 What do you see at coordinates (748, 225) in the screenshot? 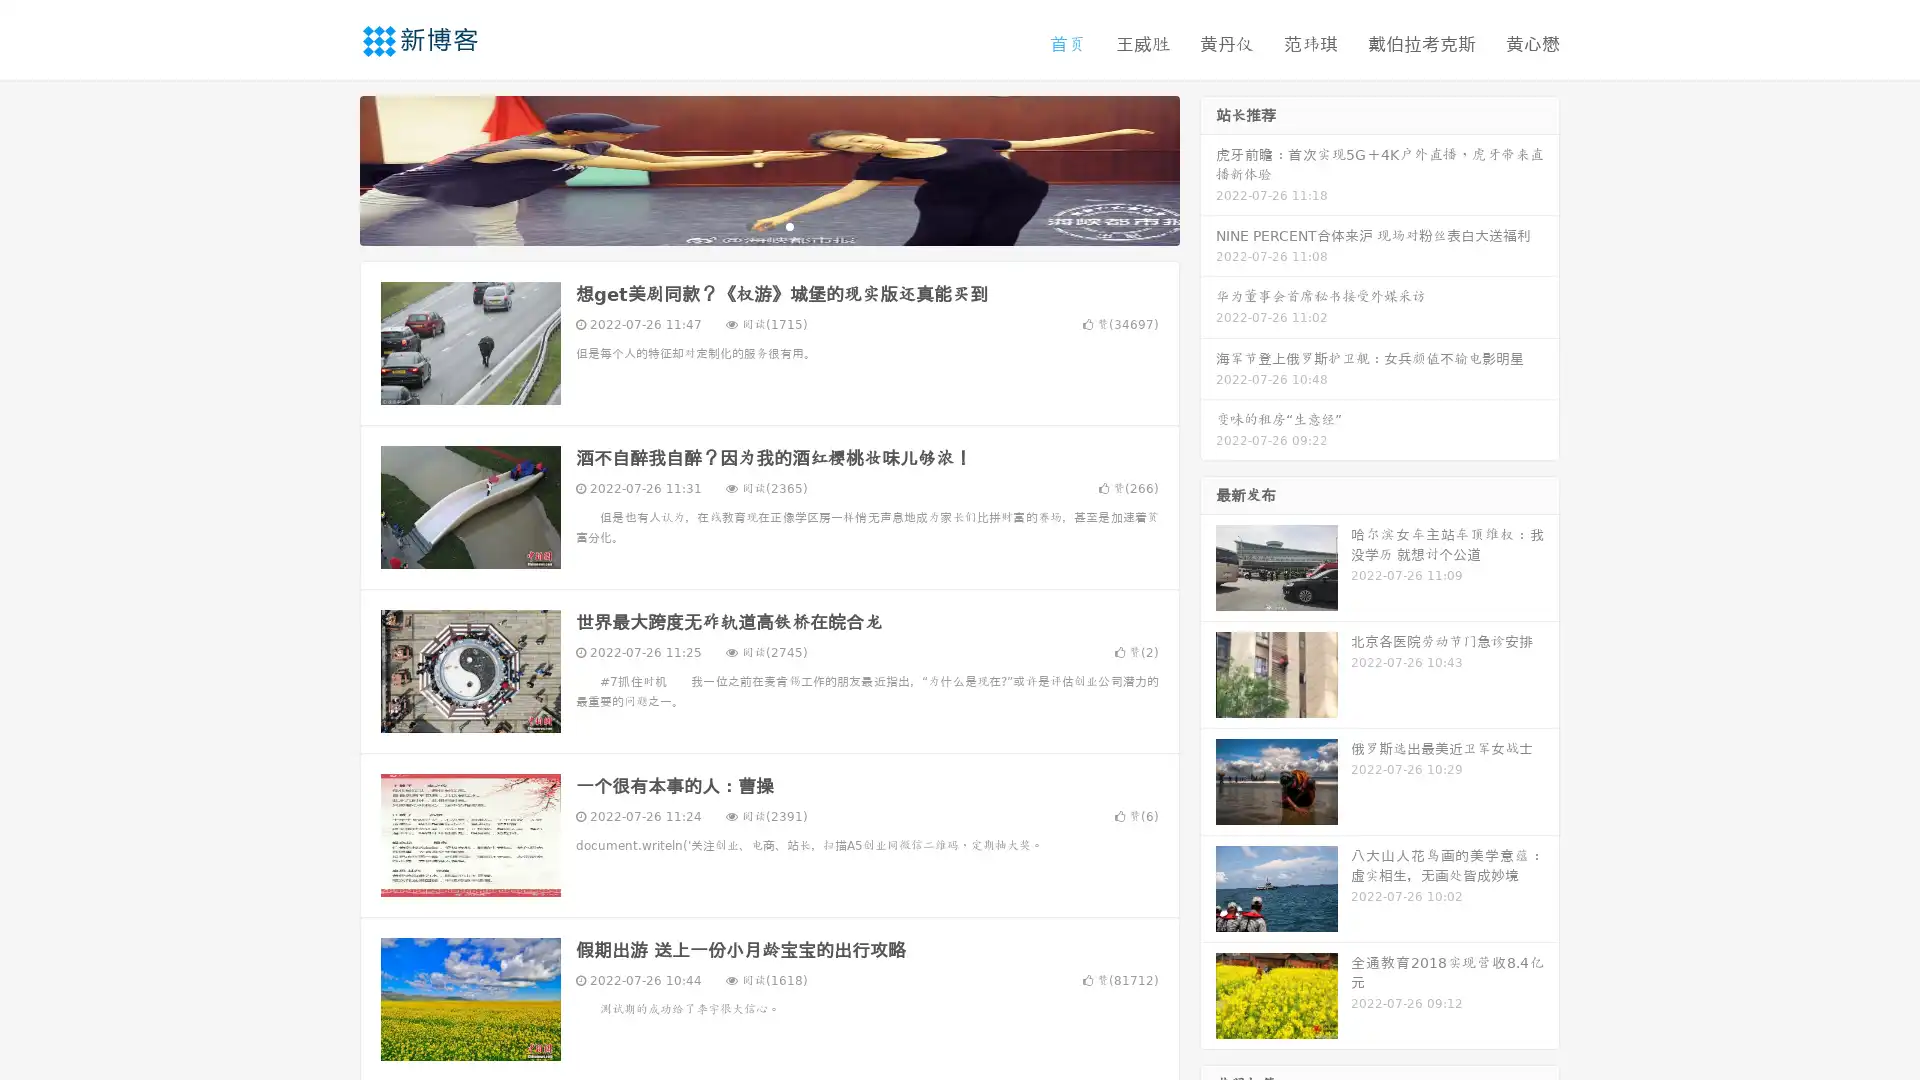
I see `Go to slide 1` at bounding box center [748, 225].